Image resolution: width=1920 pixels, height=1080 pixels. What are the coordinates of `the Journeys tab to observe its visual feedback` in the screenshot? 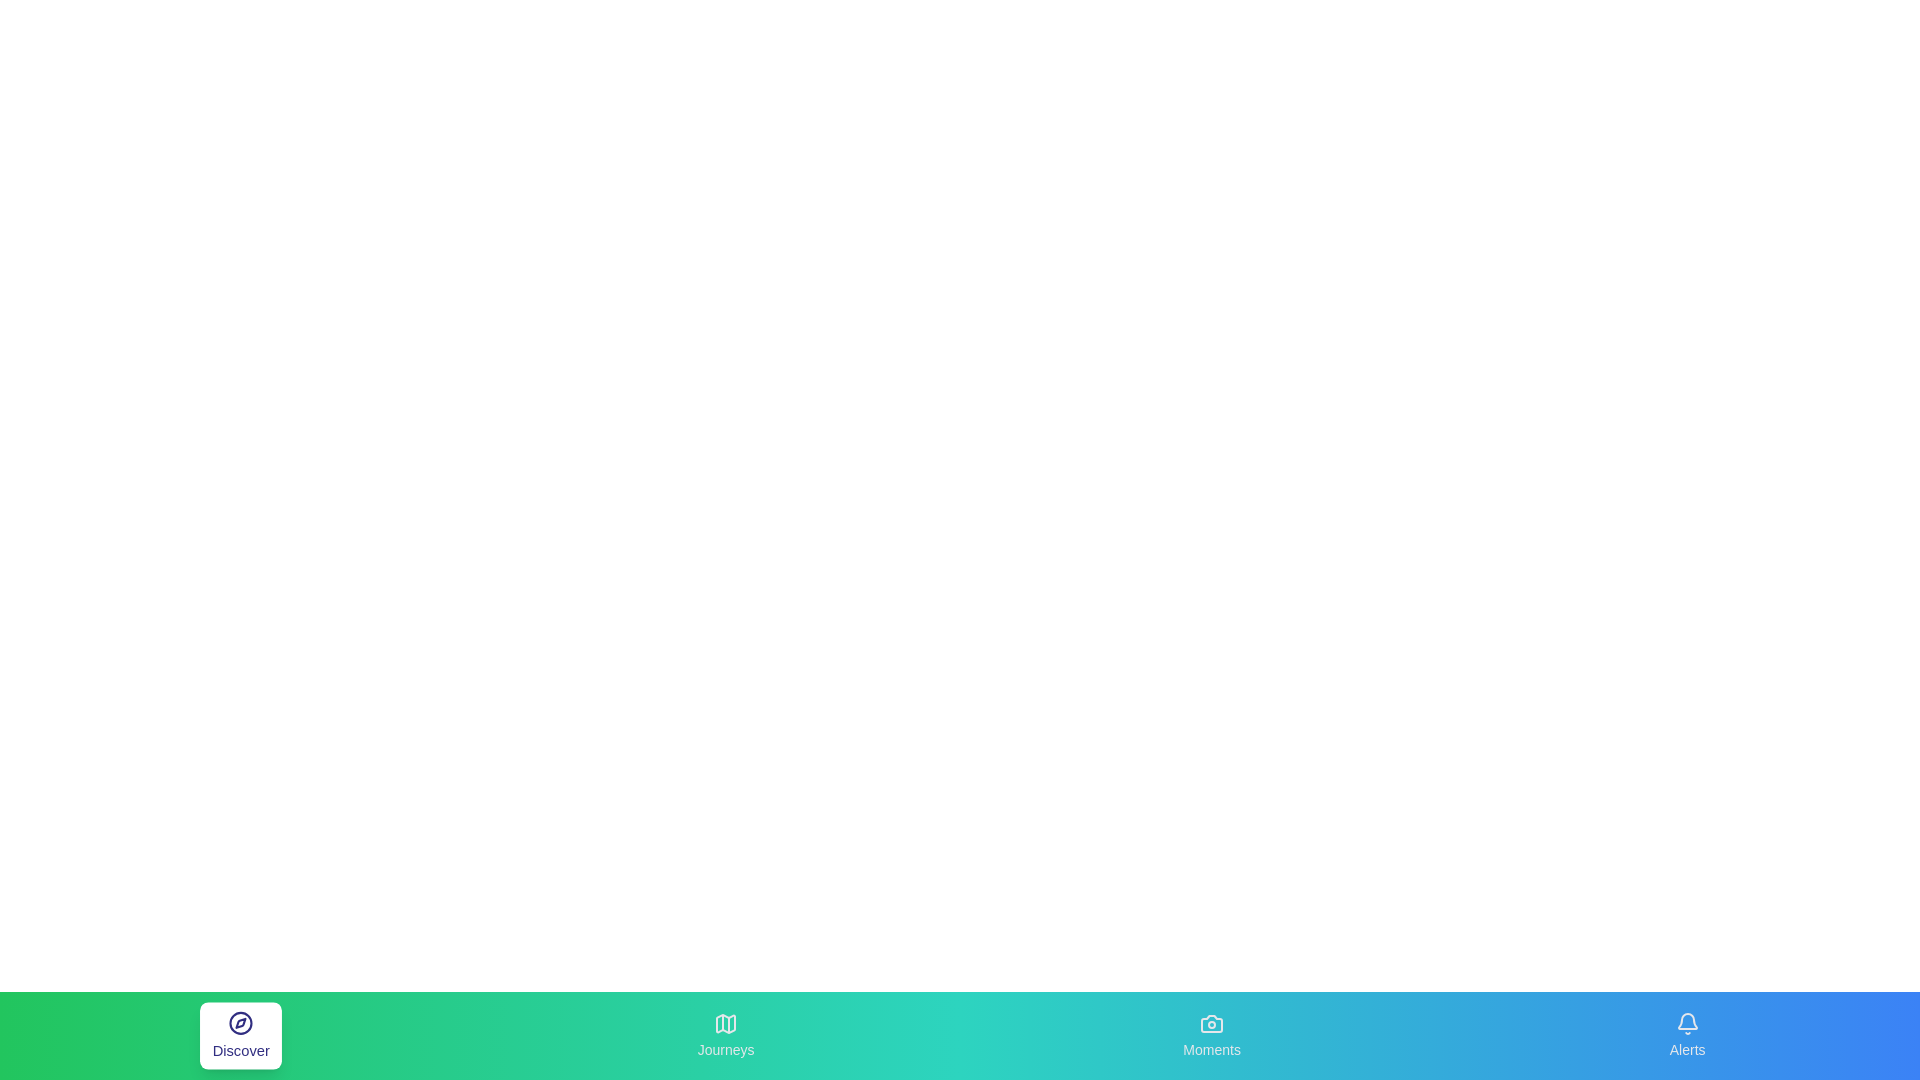 It's located at (724, 1035).